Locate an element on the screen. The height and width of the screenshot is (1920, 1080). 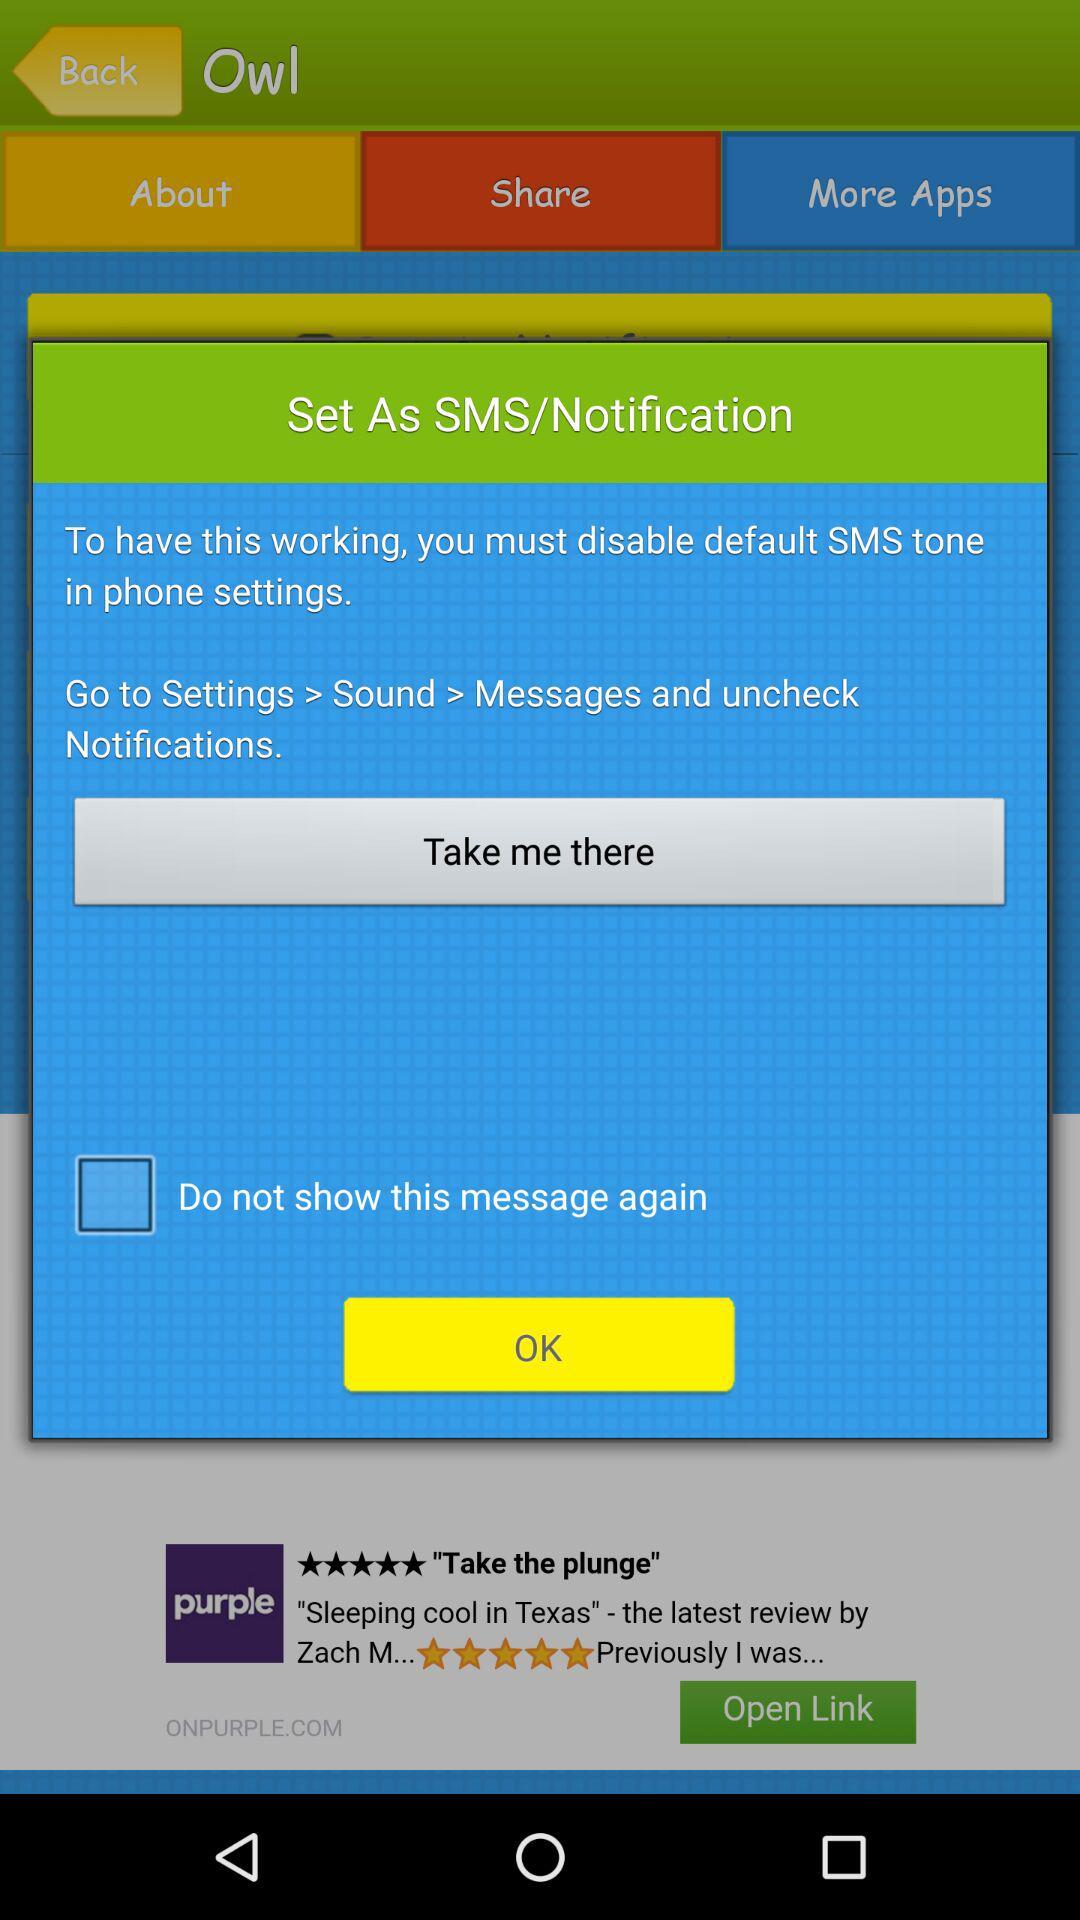
the ok icon is located at coordinates (538, 1347).